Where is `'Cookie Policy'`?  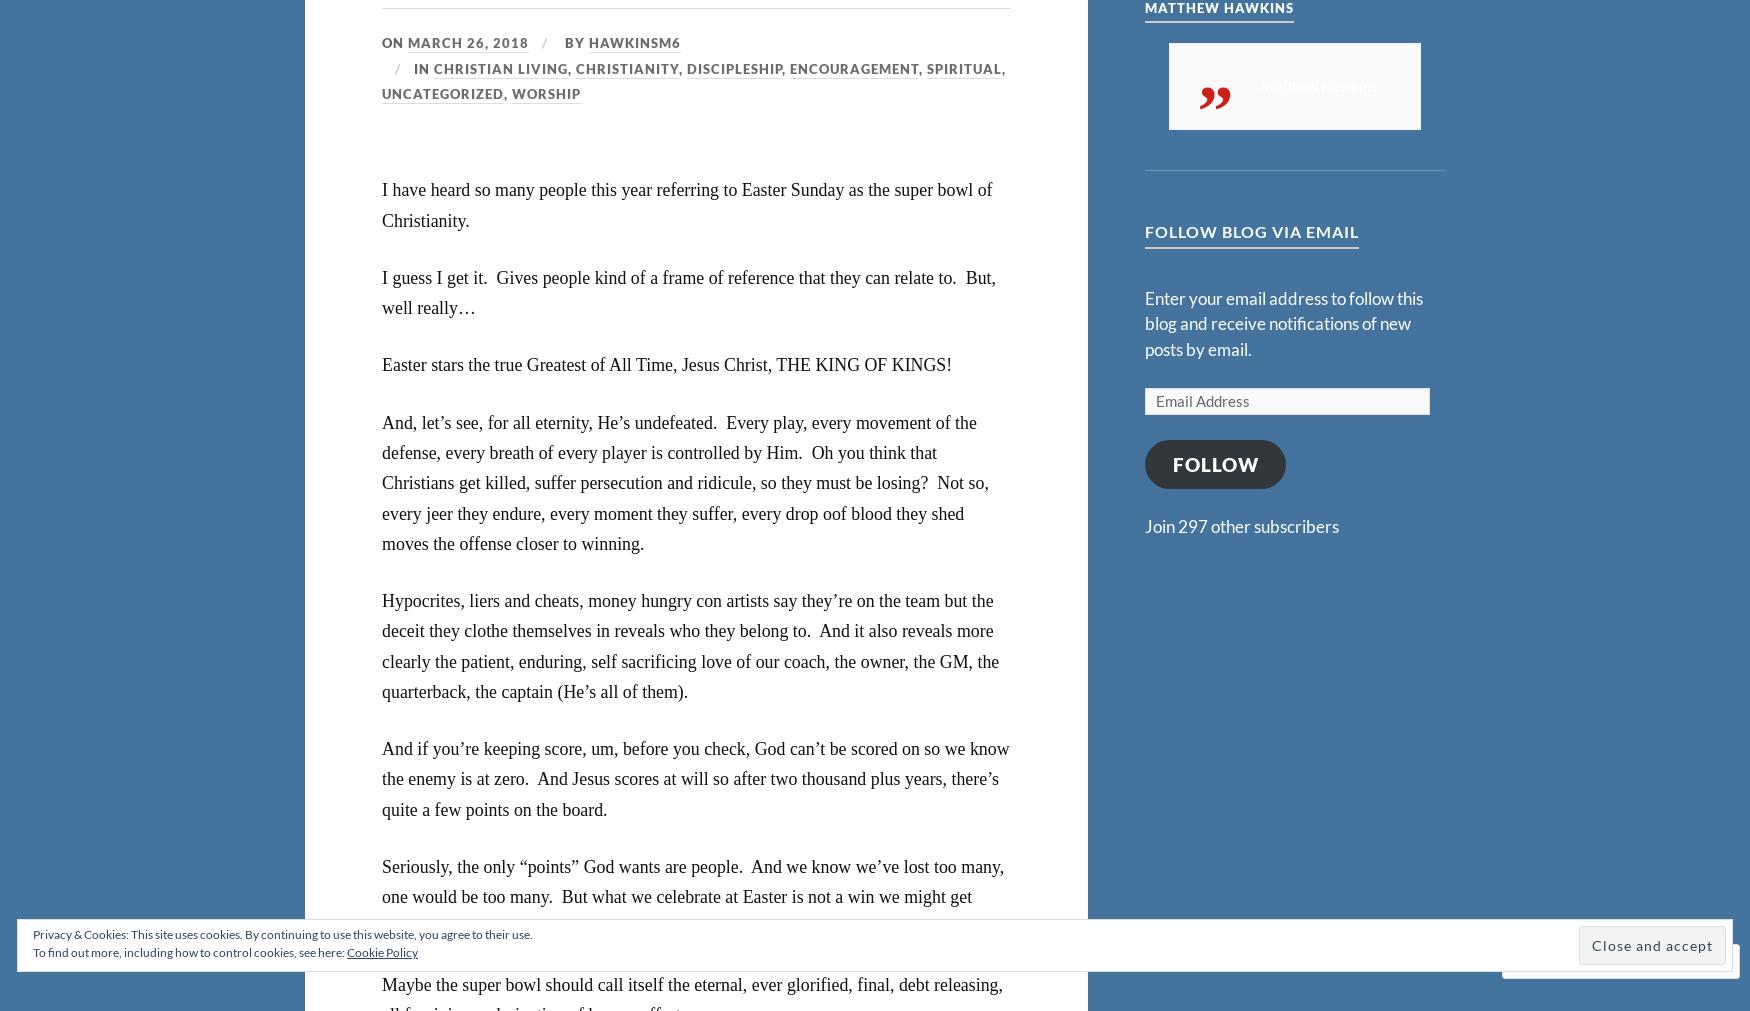
'Cookie Policy' is located at coordinates (381, 952).